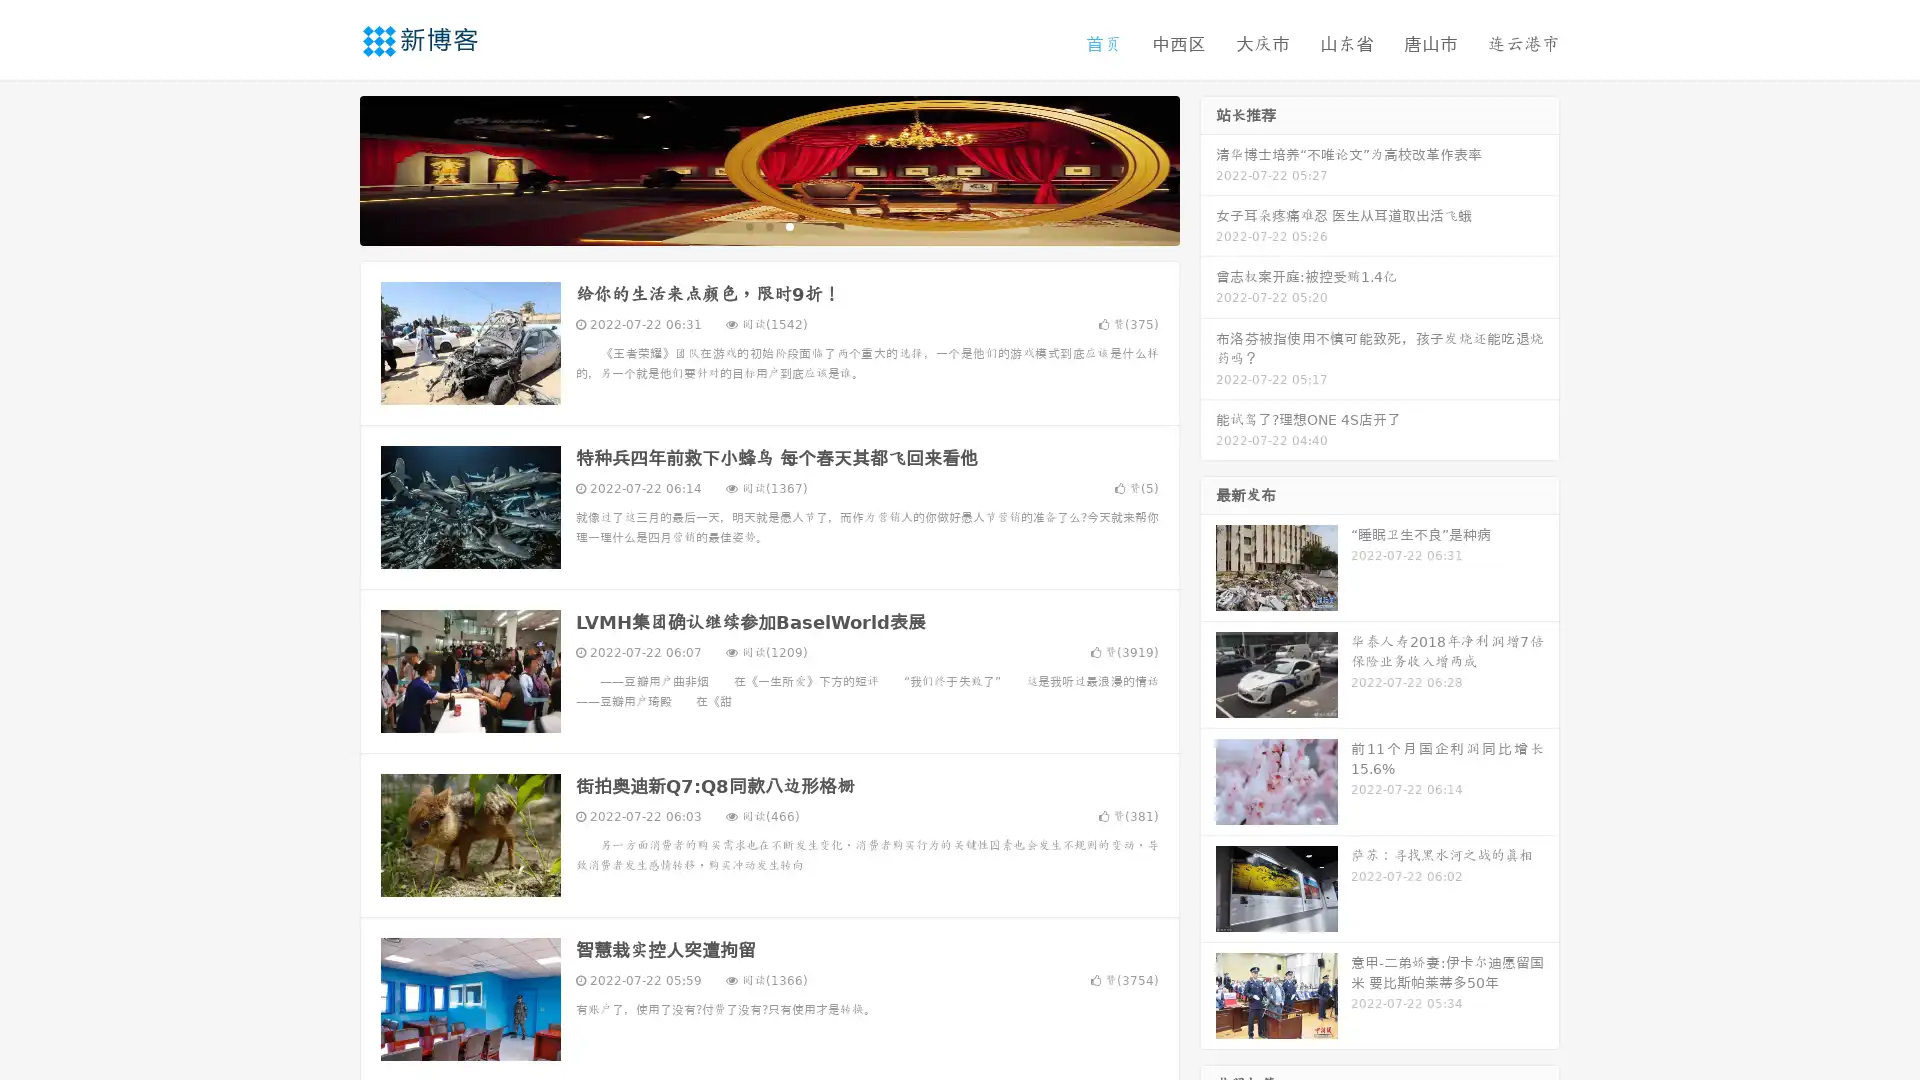  Describe the element at coordinates (768, 225) in the screenshot. I see `Go to slide 2` at that location.